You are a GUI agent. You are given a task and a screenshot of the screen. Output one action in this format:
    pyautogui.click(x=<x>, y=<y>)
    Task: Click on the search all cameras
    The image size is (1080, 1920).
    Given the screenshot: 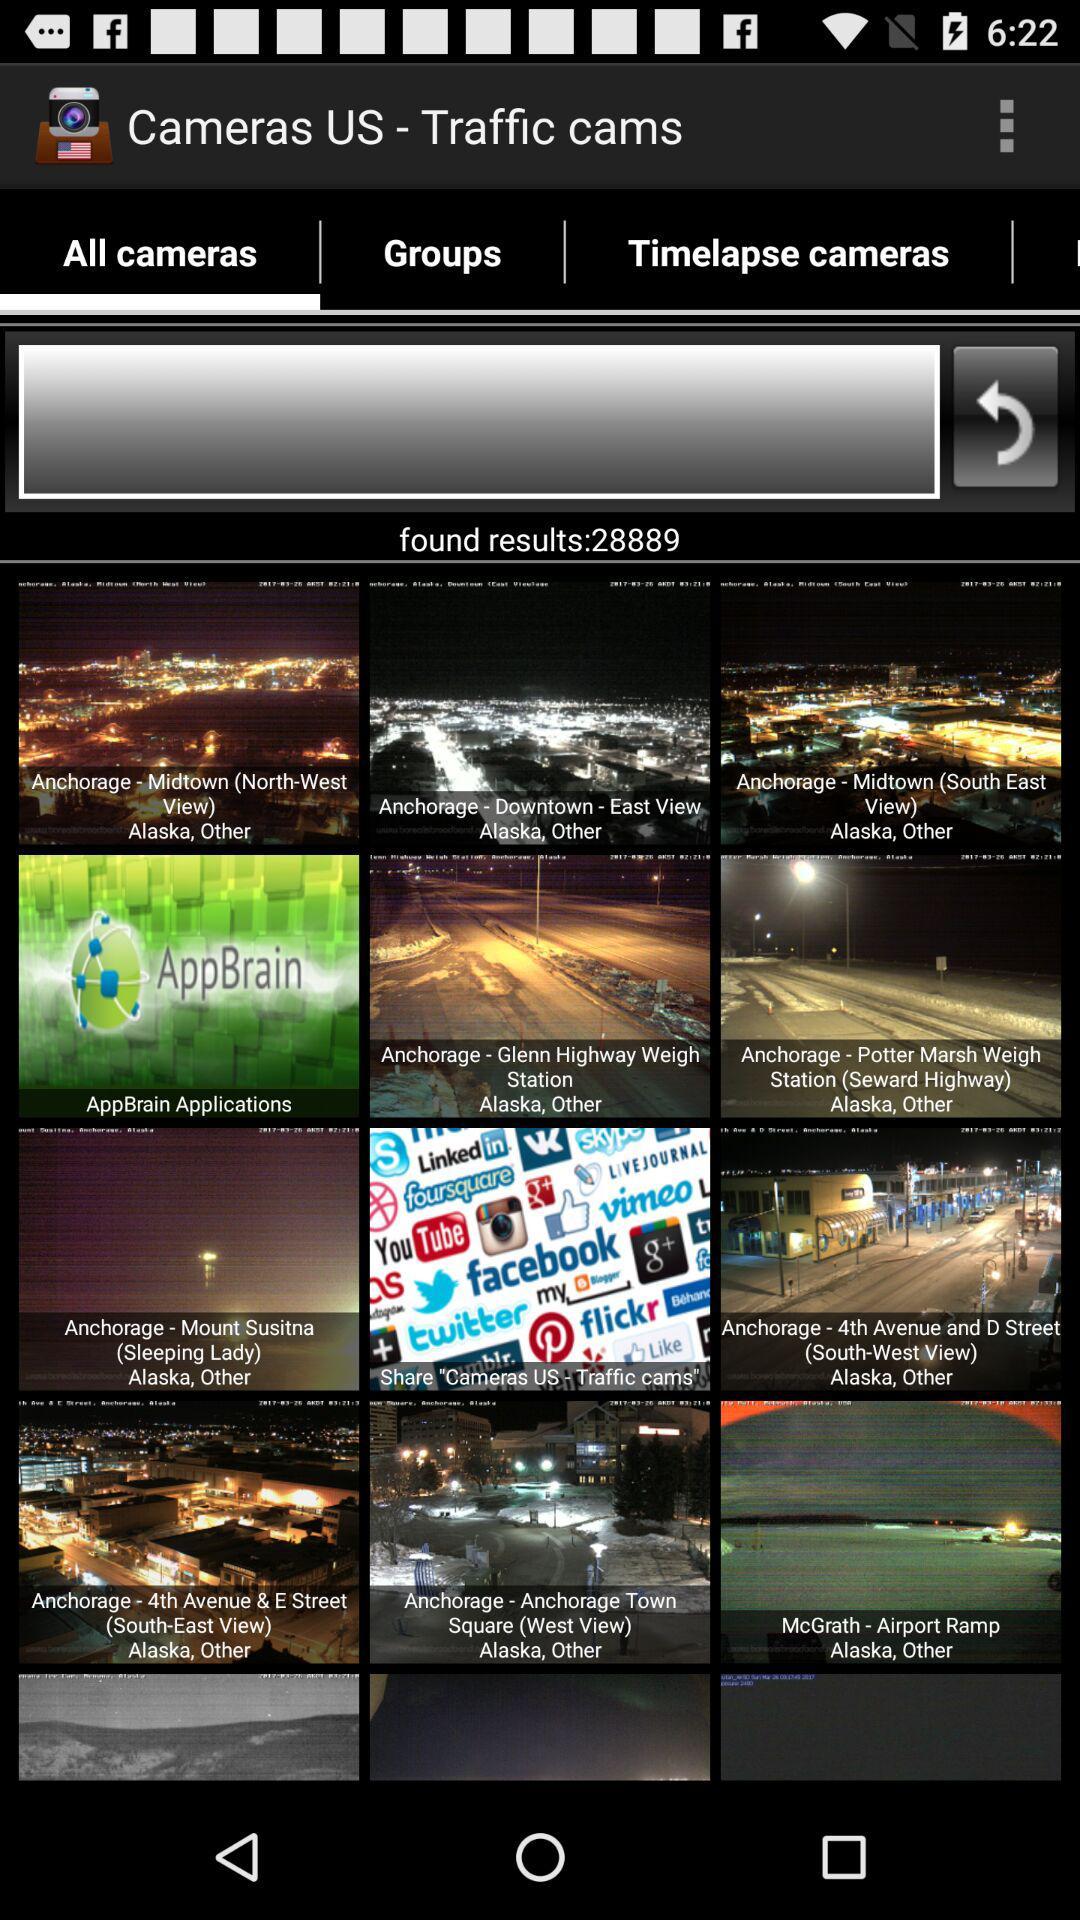 What is the action you would take?
    pyautogui.click(x=479, y=420)
    